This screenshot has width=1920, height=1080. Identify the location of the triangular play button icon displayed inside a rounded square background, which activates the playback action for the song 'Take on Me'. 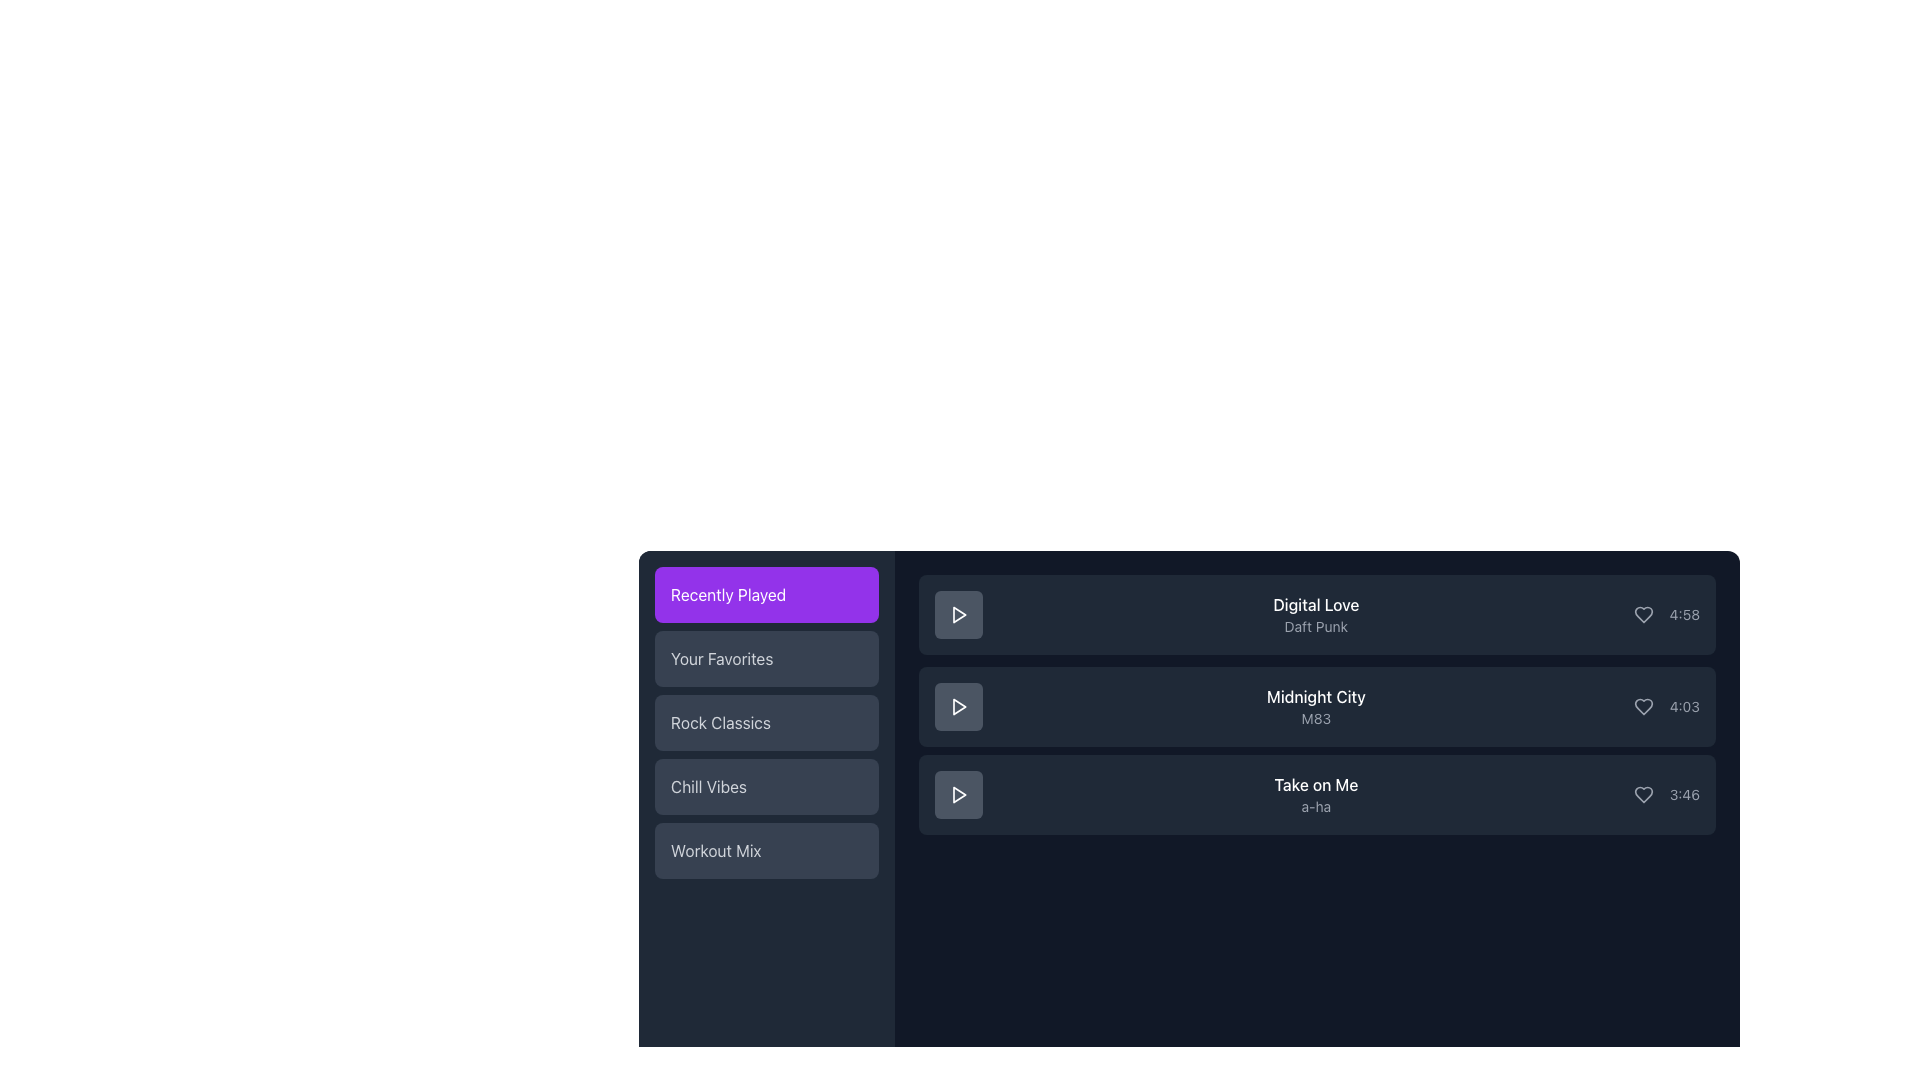
(958, 793).